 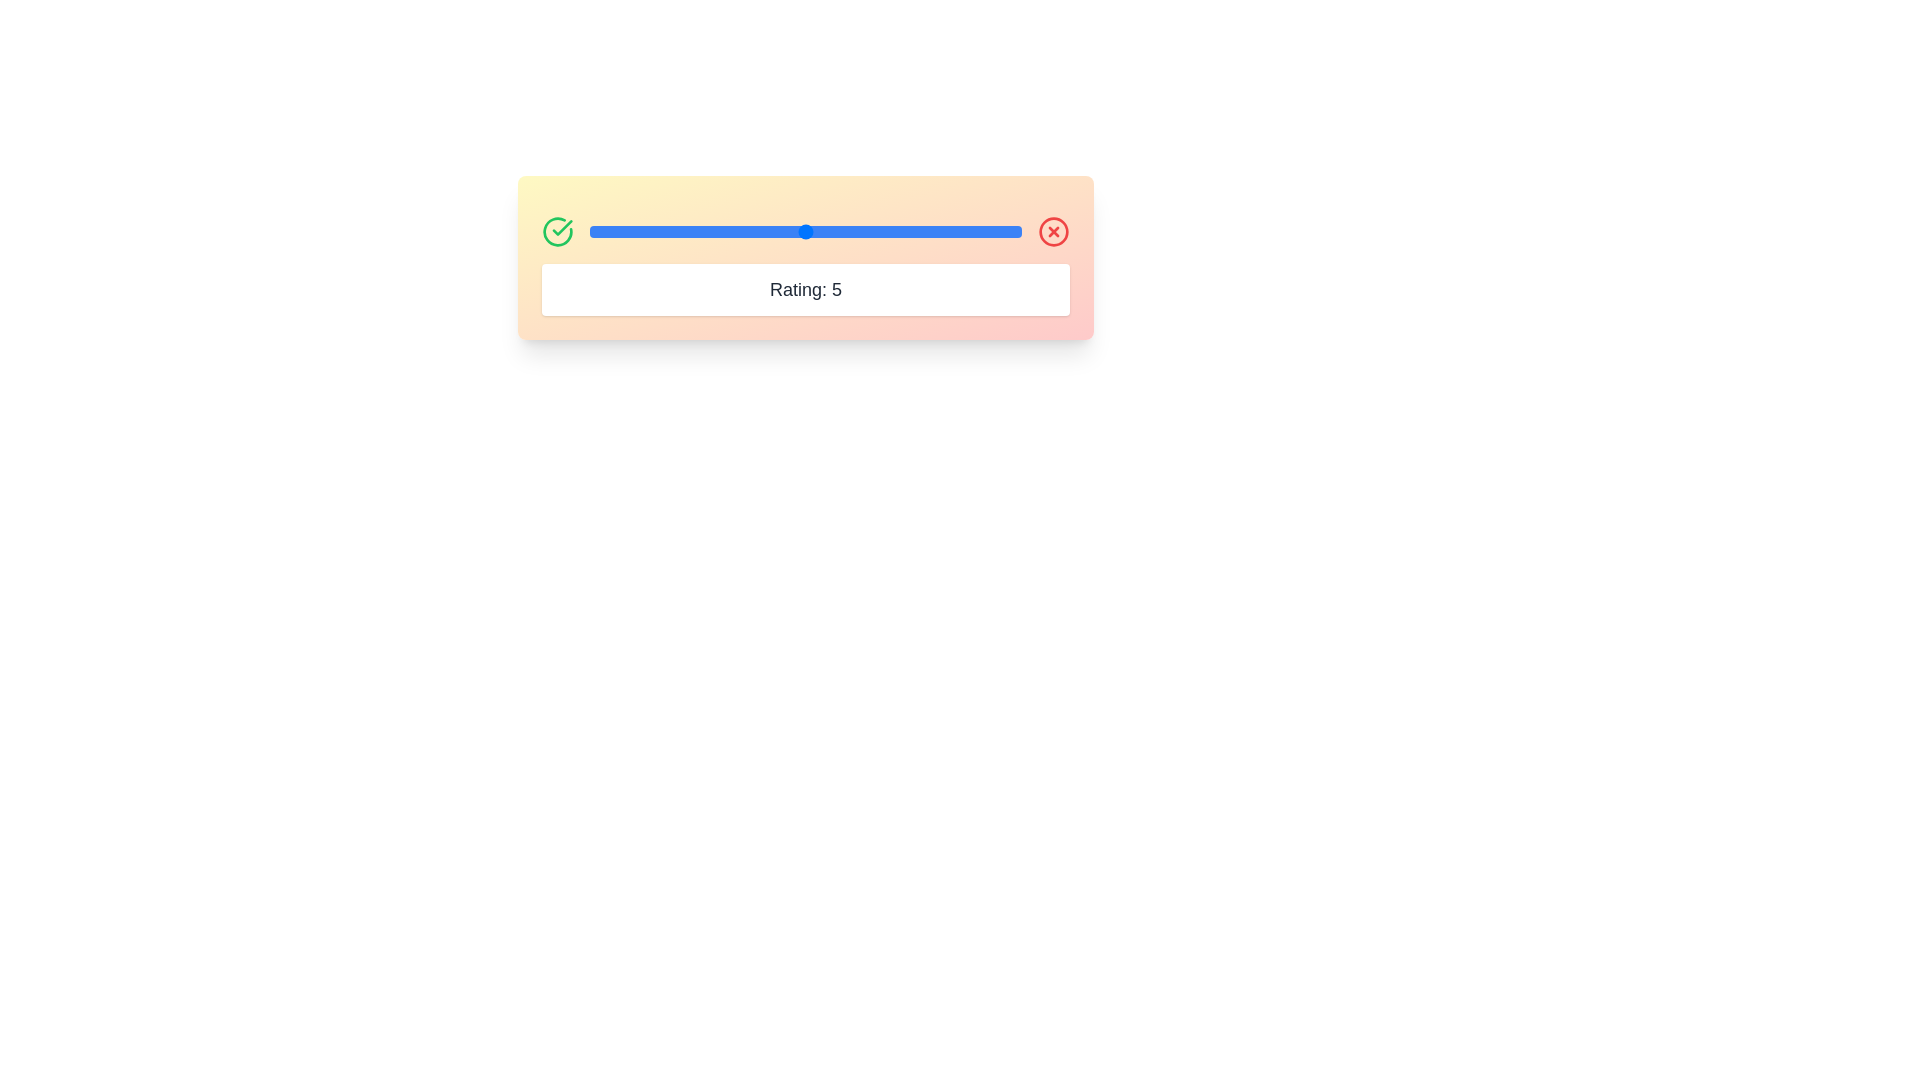 I want to click on the slider, so click(x=761, y=230).